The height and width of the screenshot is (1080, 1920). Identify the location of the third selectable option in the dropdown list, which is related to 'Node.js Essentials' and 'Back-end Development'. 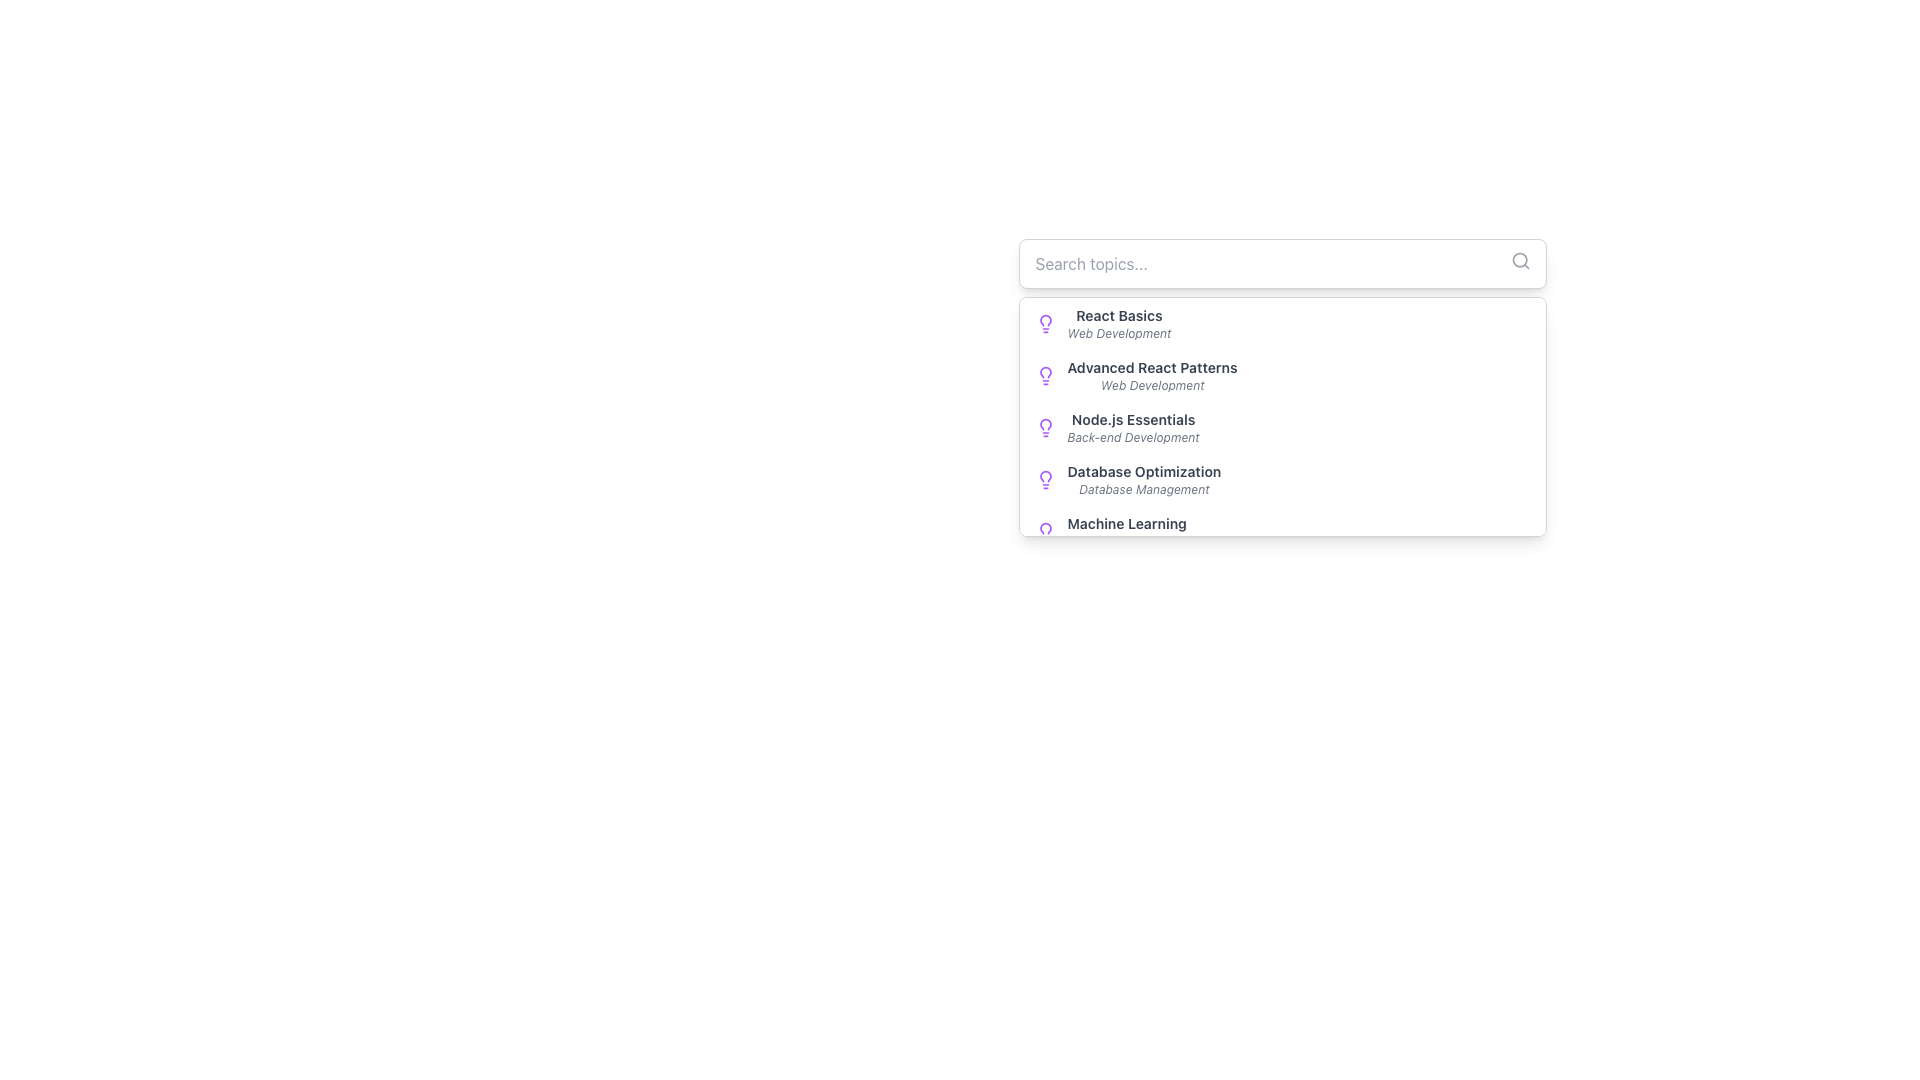
(1282, 427).